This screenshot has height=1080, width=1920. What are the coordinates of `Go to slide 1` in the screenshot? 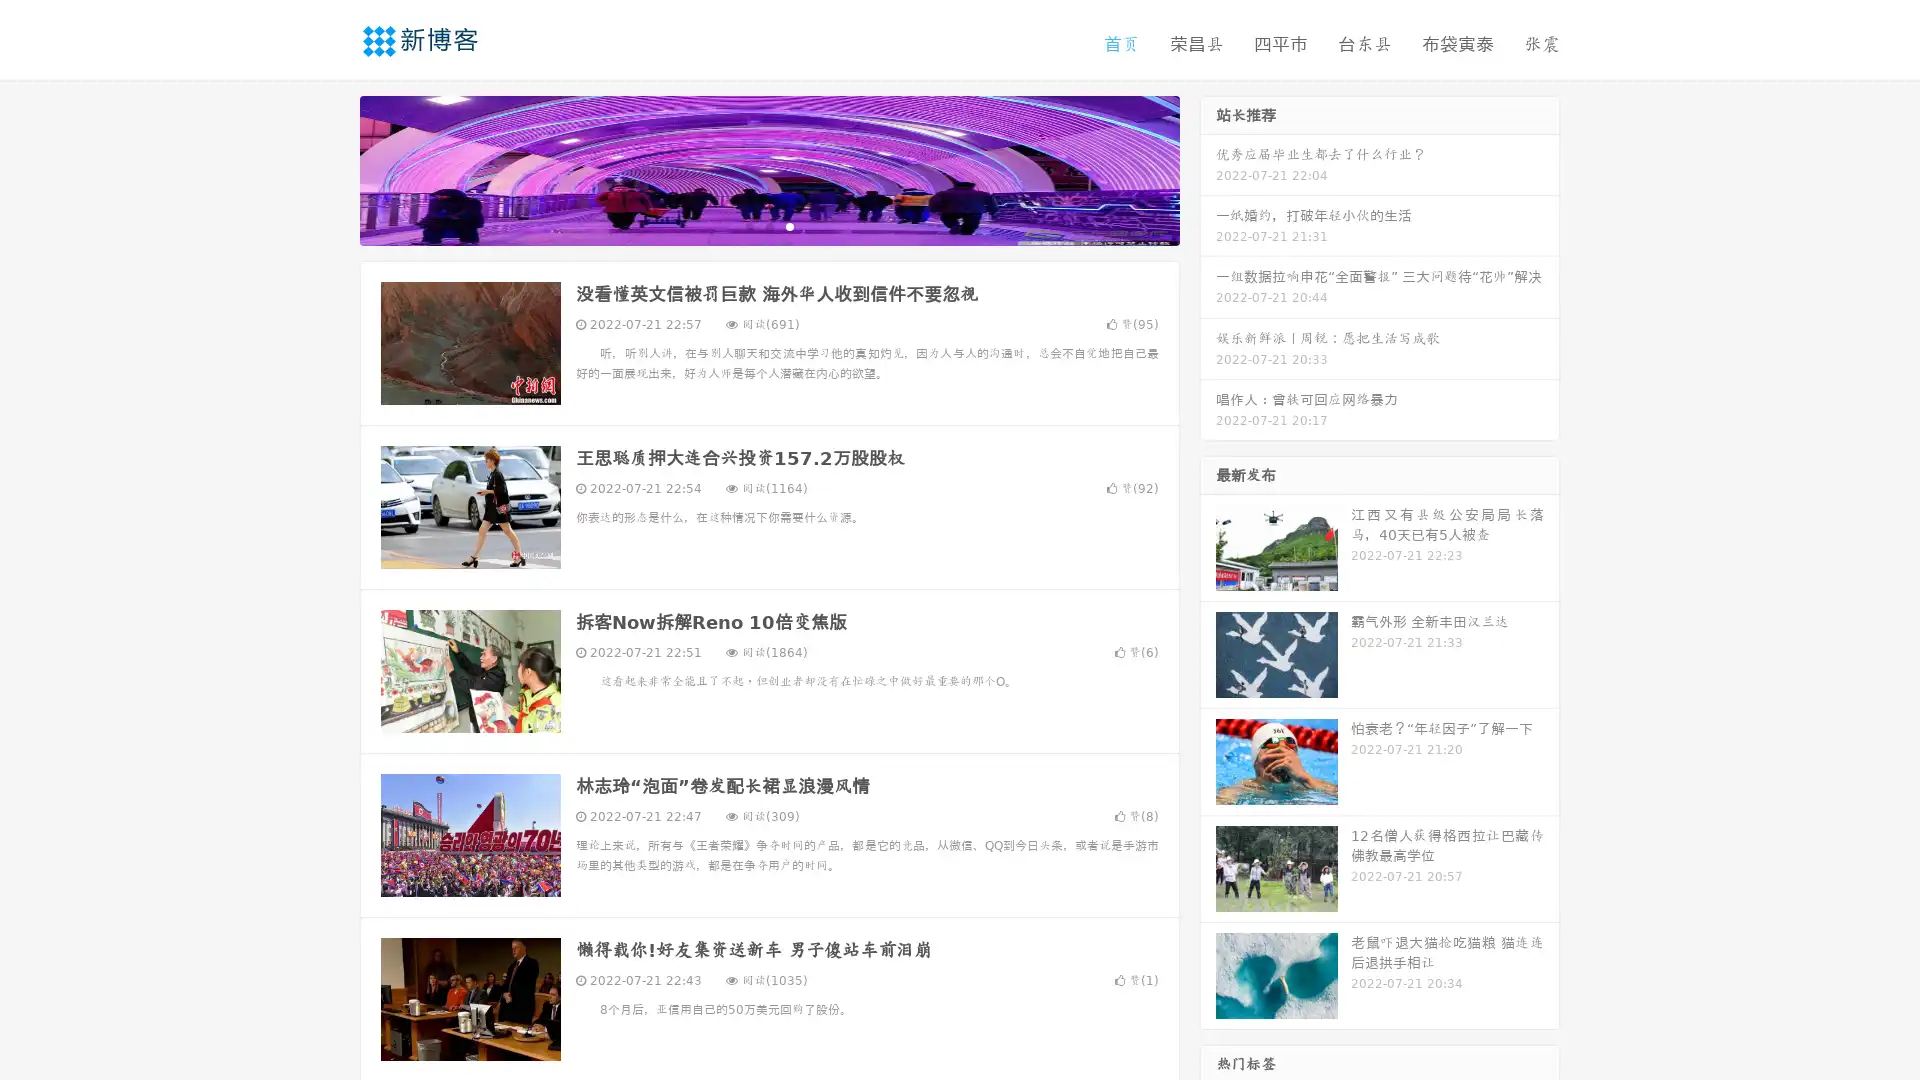 It's located at (748, 225).